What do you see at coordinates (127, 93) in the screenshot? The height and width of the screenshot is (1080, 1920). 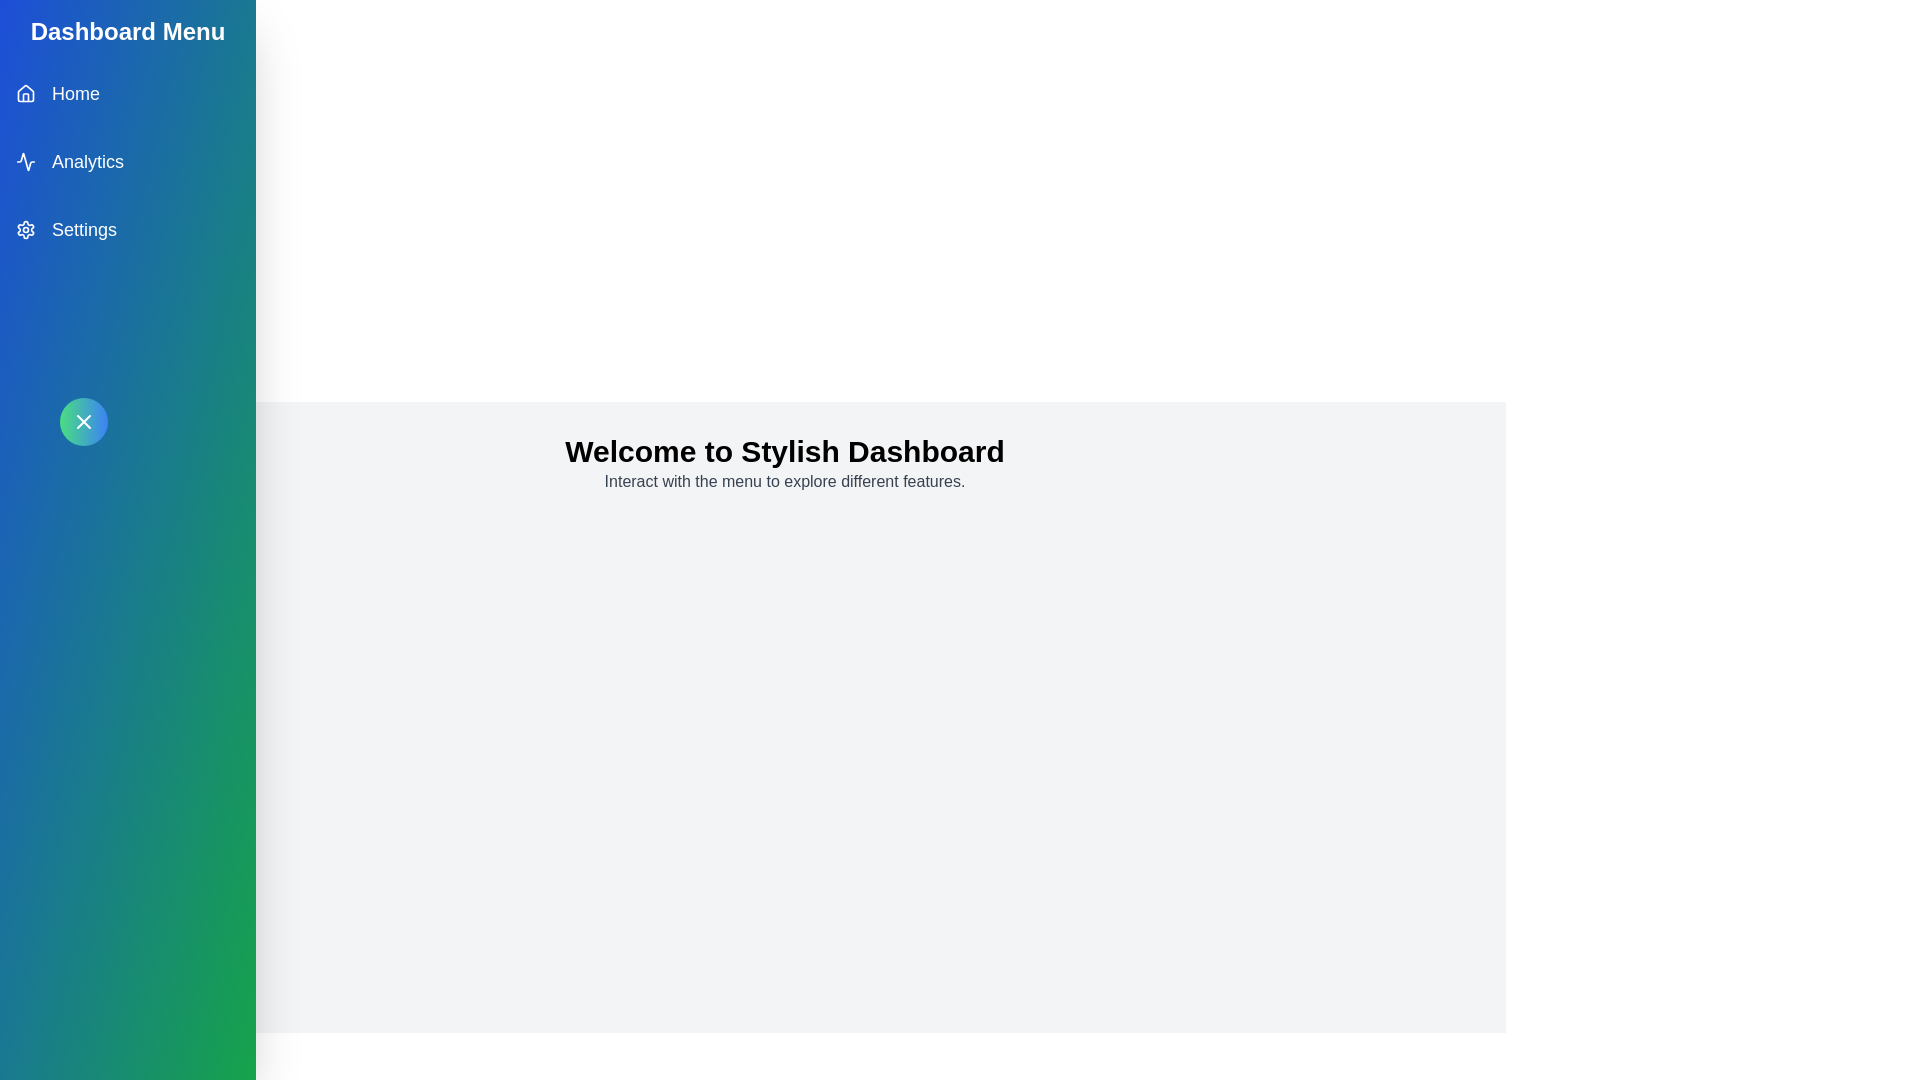 I see `the Home panel from the menu` at bounding box center [127, 93].